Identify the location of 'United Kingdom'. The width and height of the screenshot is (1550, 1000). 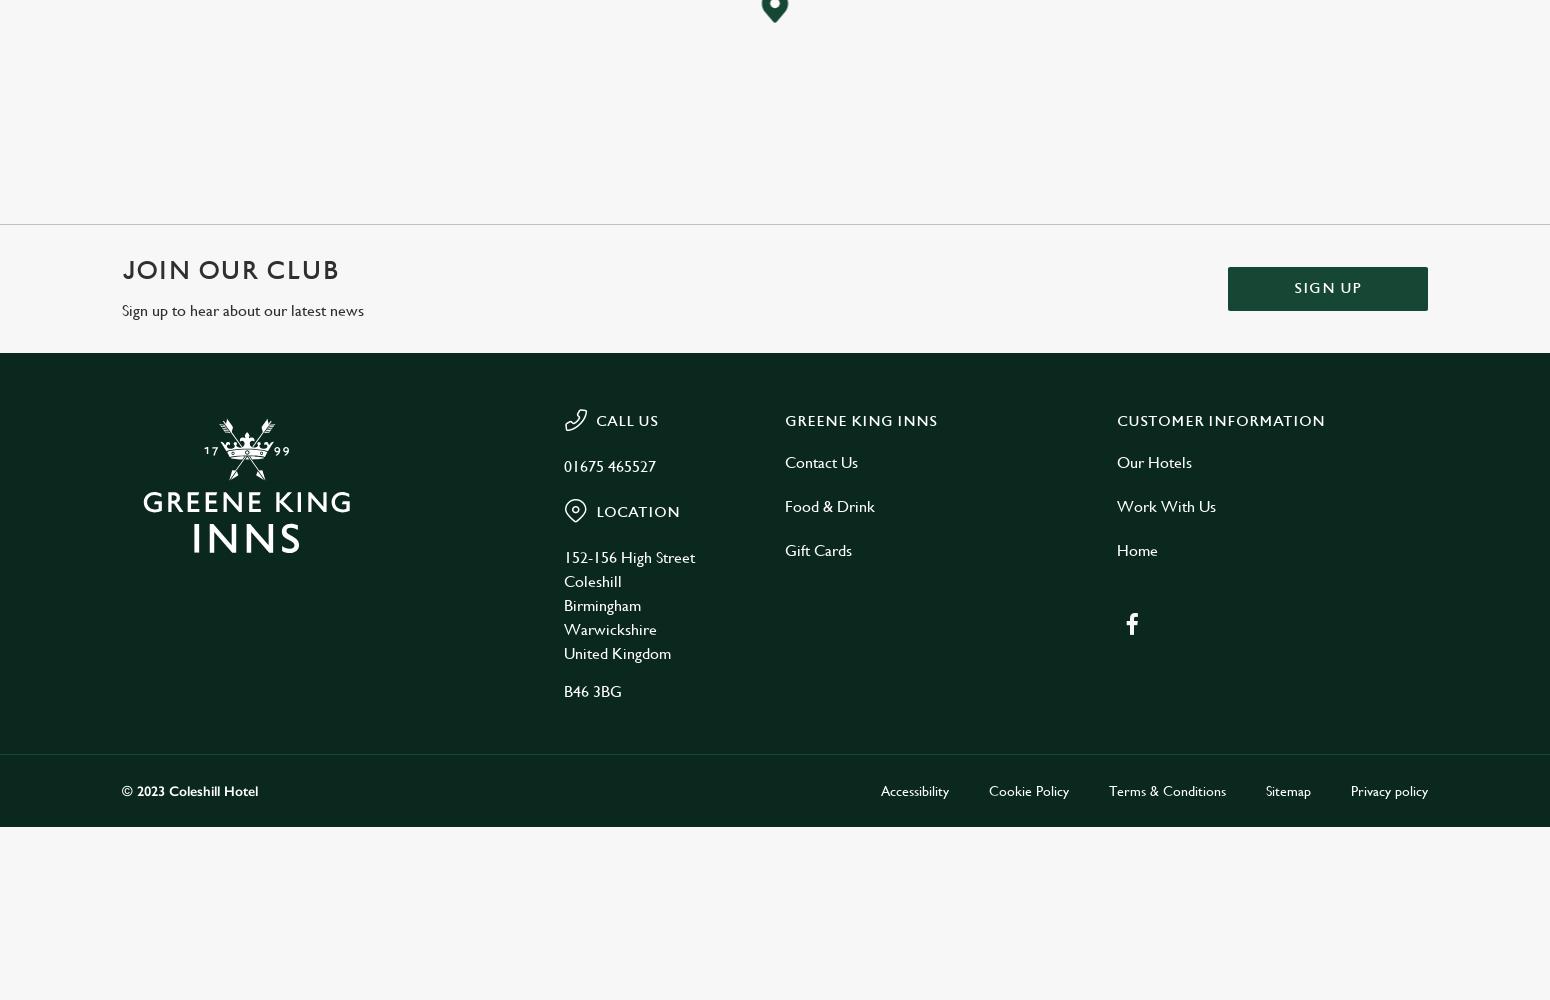
(564, 653).